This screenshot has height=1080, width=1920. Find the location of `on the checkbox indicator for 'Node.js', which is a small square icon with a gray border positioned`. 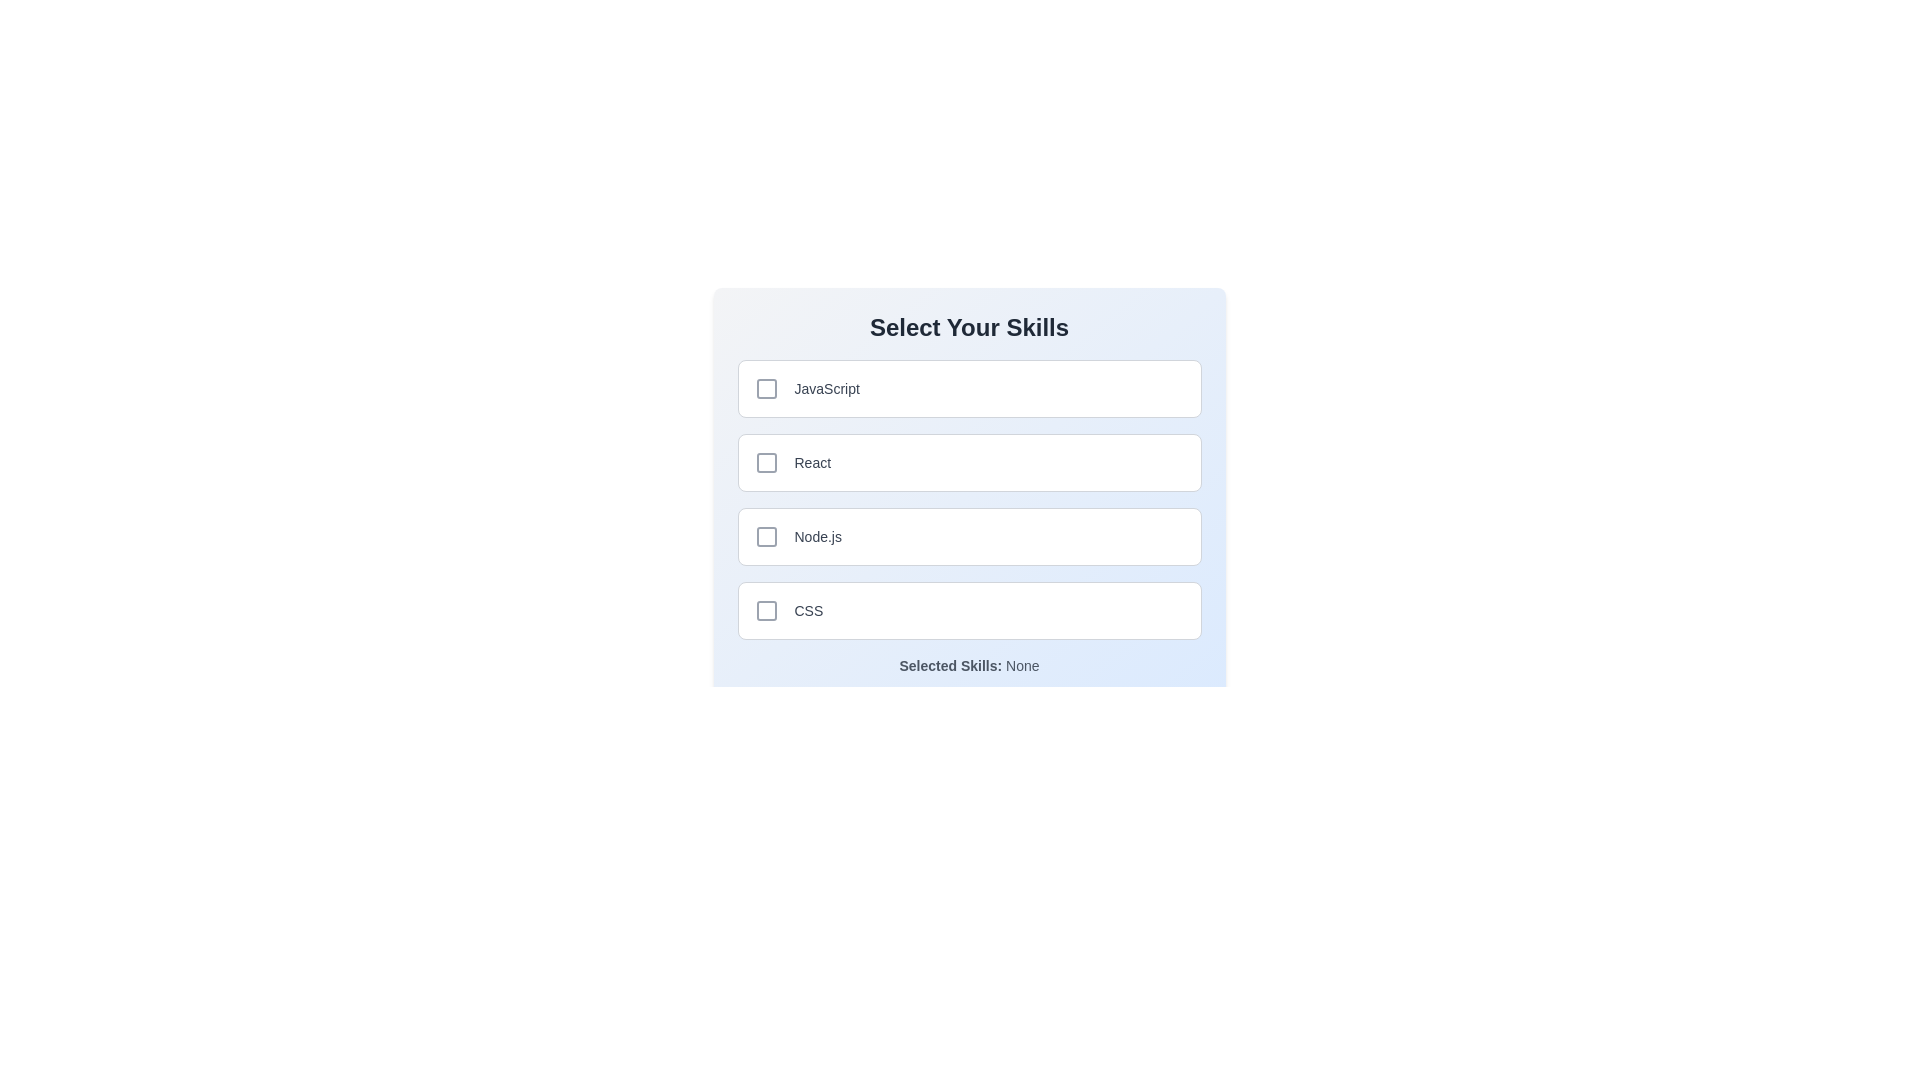

on the checkbox indicator for 'Node.js', which is a small square icon with a gray border positioned is located at coordinates (765, 535).